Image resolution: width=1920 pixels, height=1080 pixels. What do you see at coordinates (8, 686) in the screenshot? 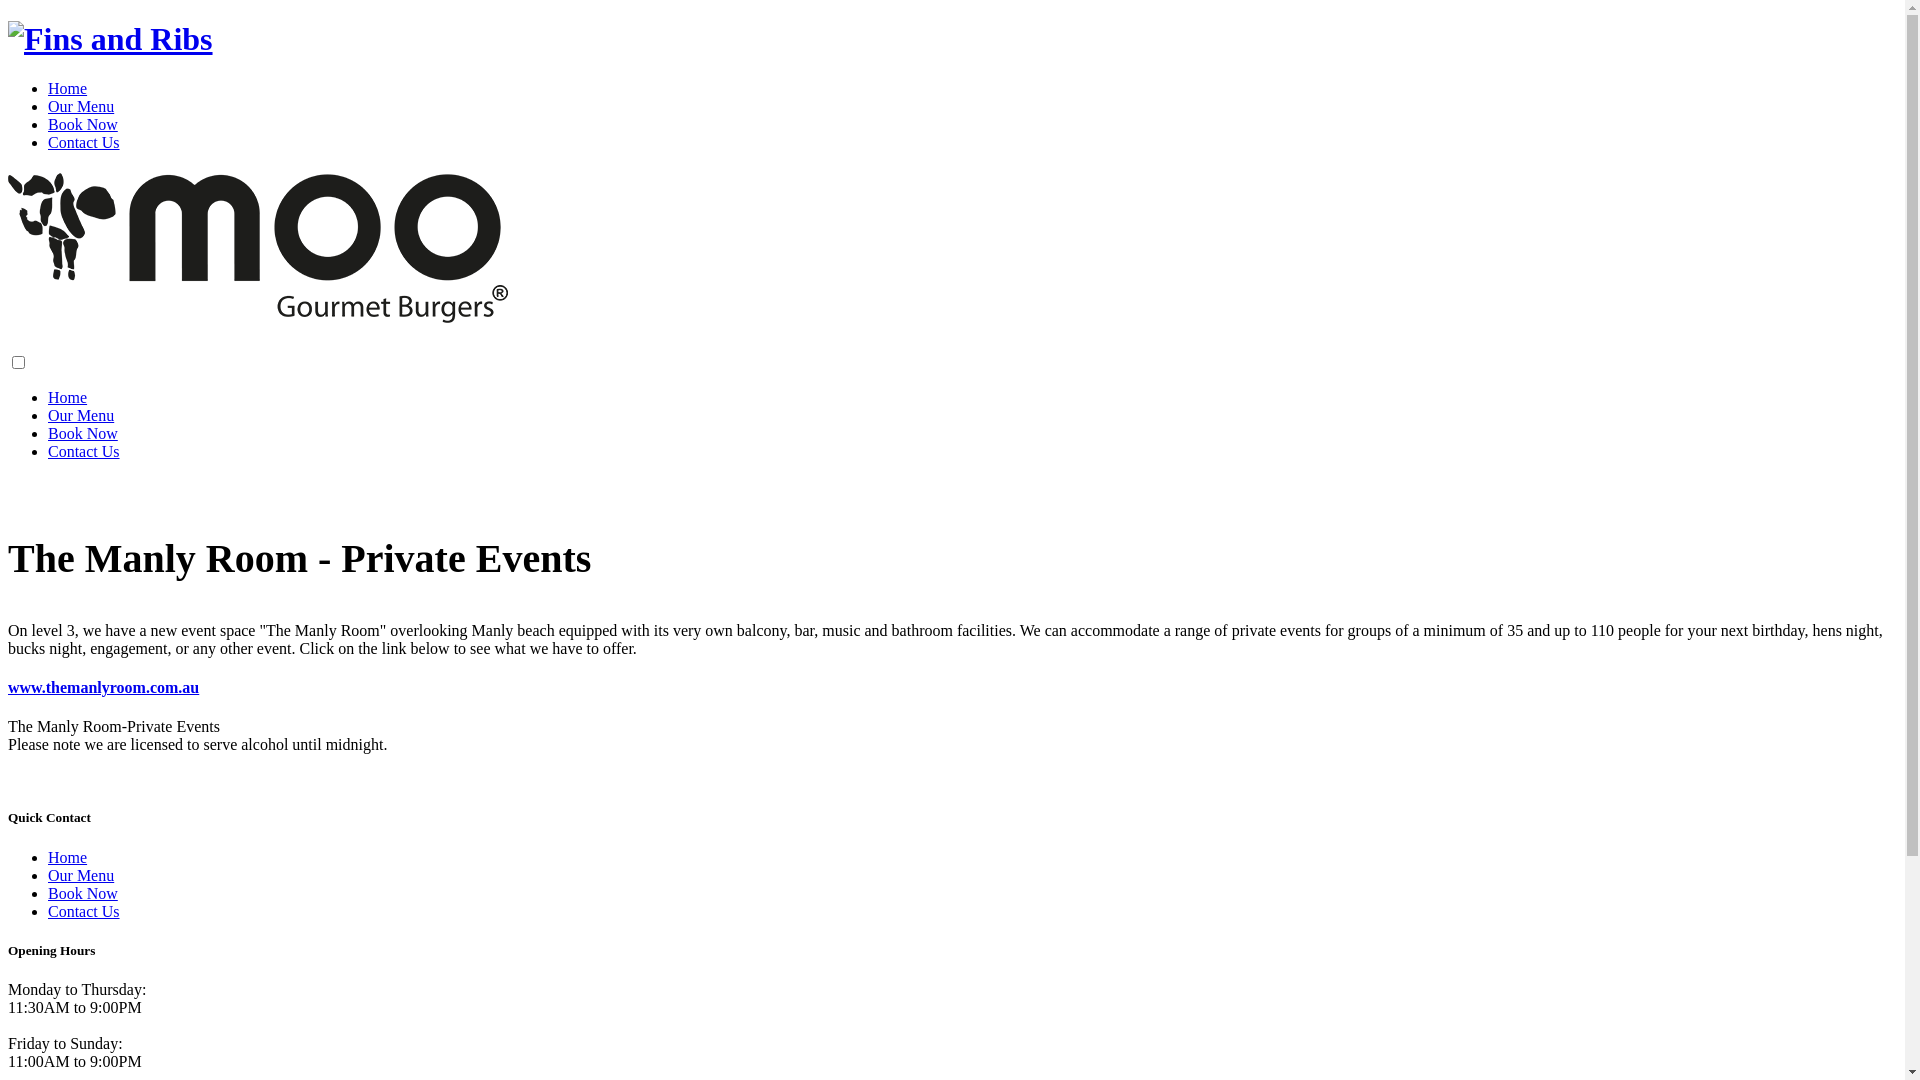
I see `'www.themanlyroom.com.au'` at bounding box center [8, 686].